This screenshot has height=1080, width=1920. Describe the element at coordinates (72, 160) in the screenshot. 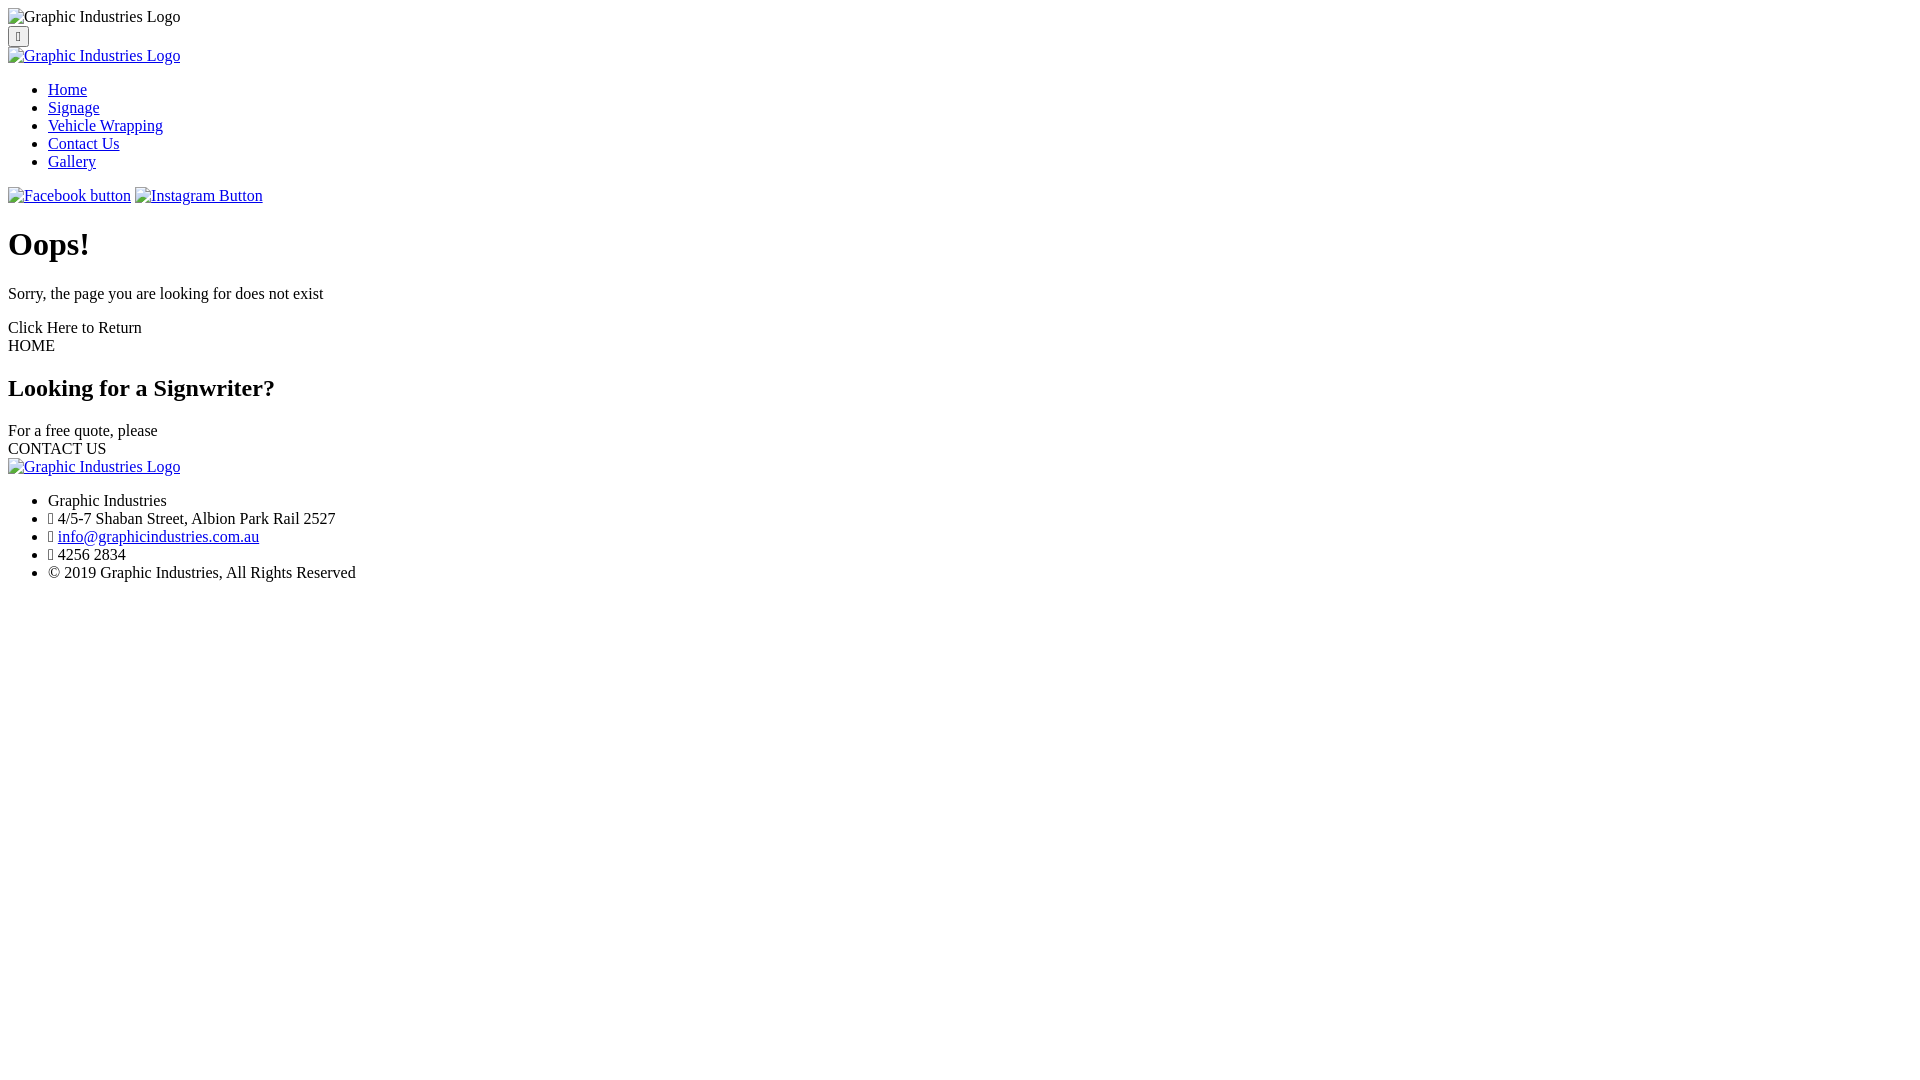

I see `'Gallery'` at that location.